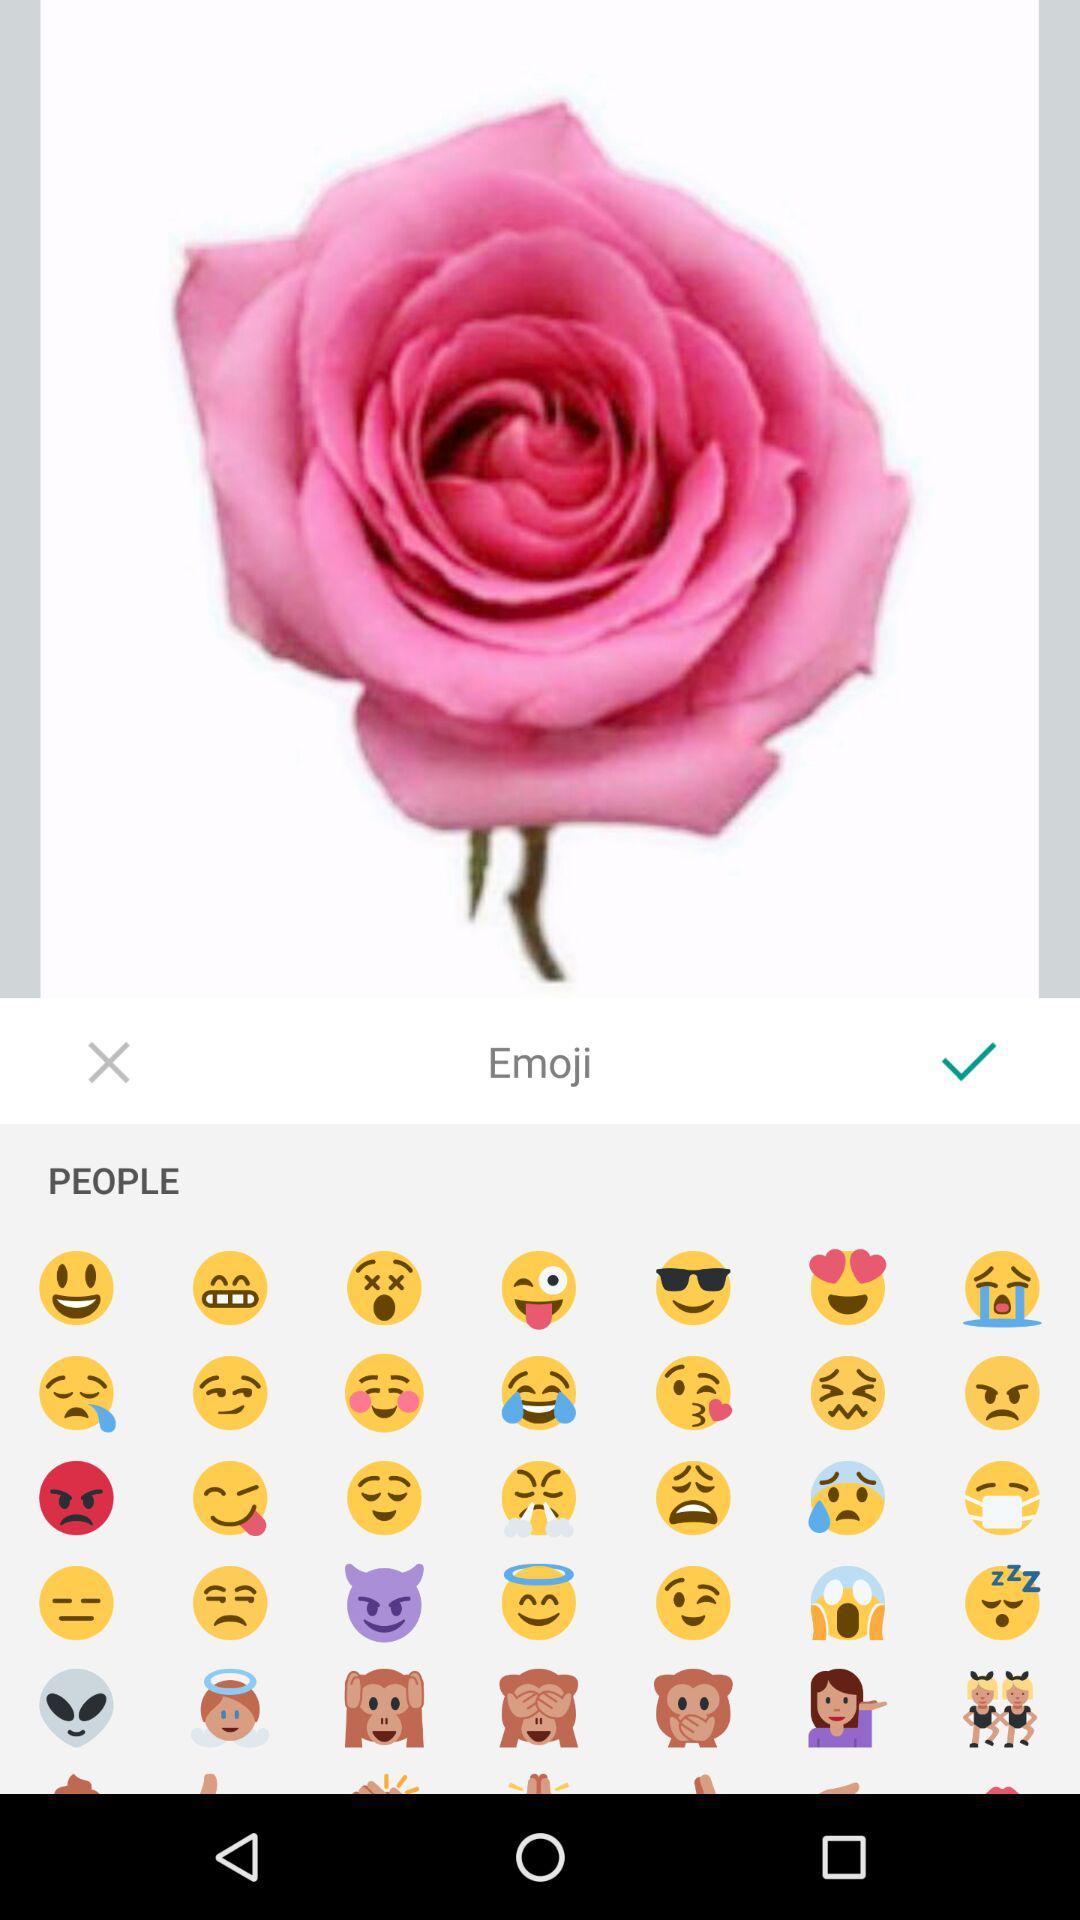 This screenshot has height=1920, width=1080. Describe the element at coordinates (848, 1603) in the screenshot. I see `insert scared emoji` at that location.